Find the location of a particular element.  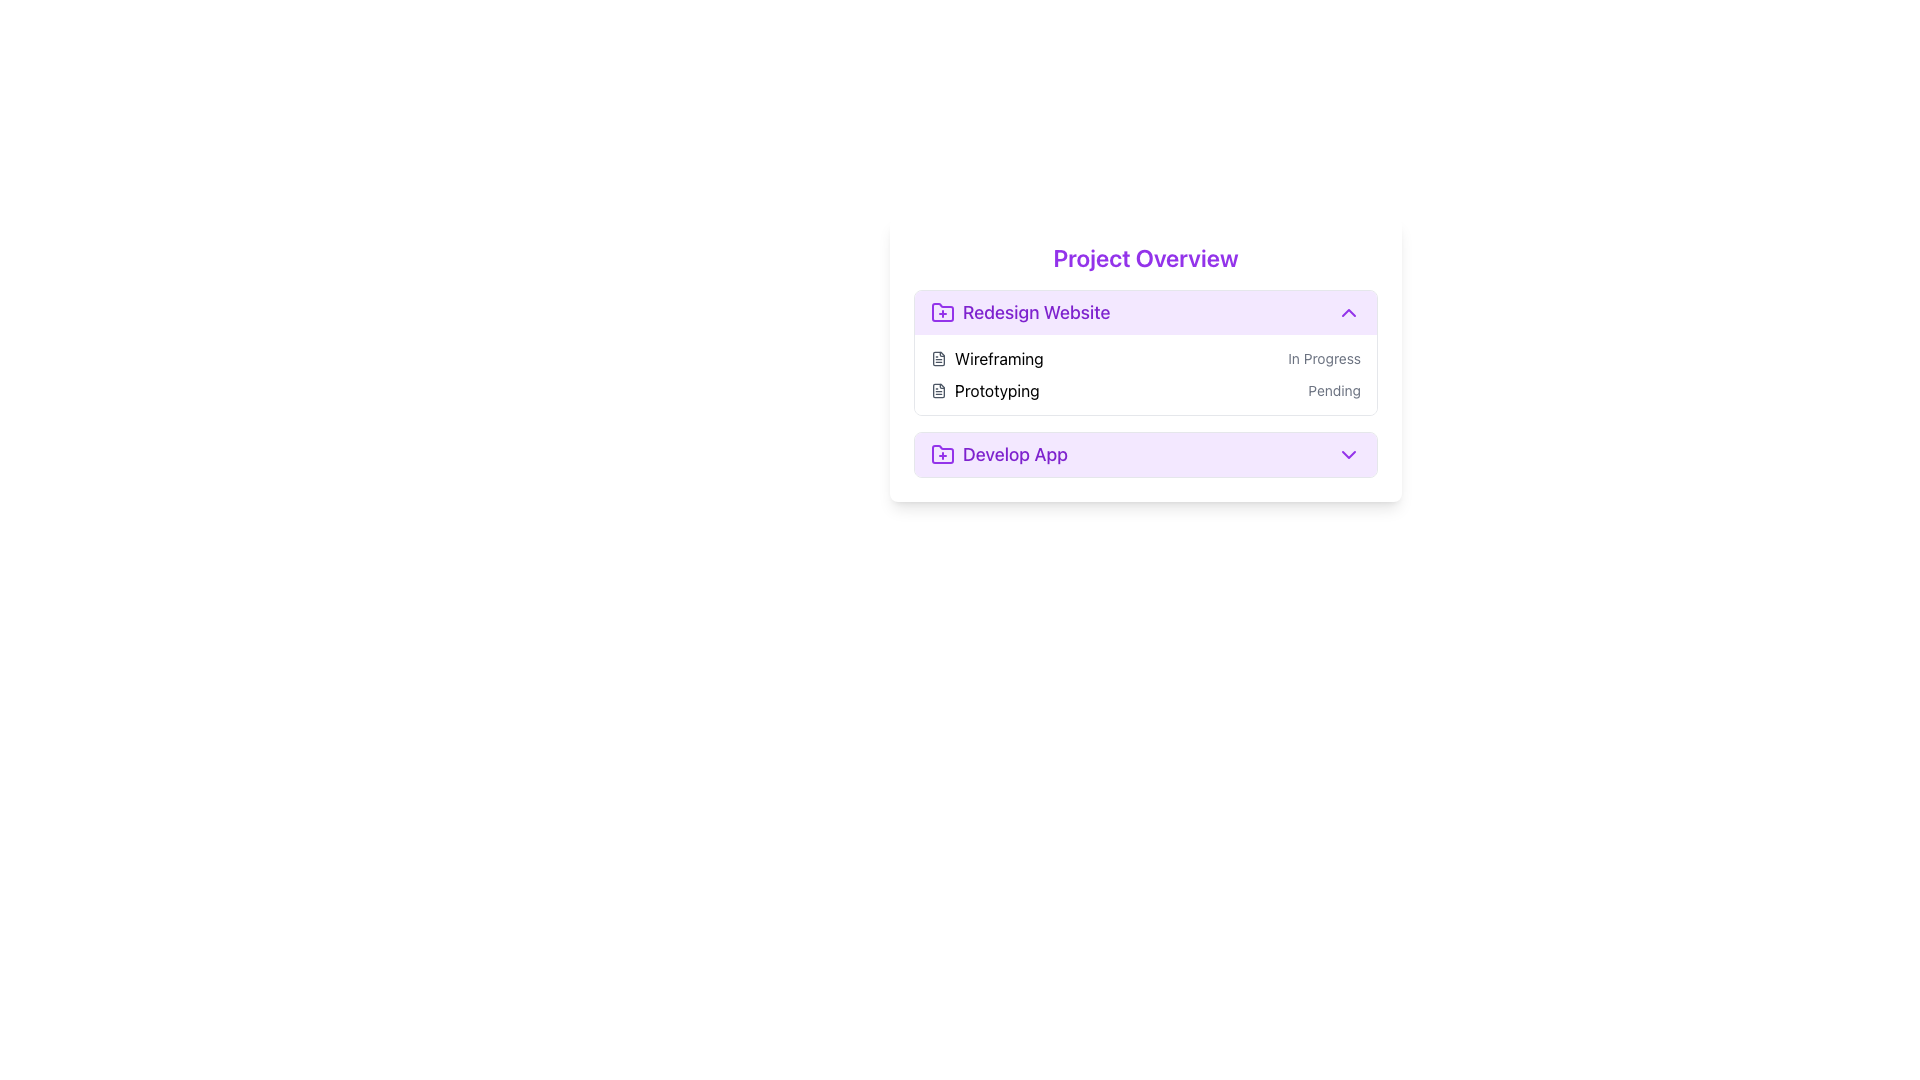

the purpose of the task represented is located at coordinates (938, 357).